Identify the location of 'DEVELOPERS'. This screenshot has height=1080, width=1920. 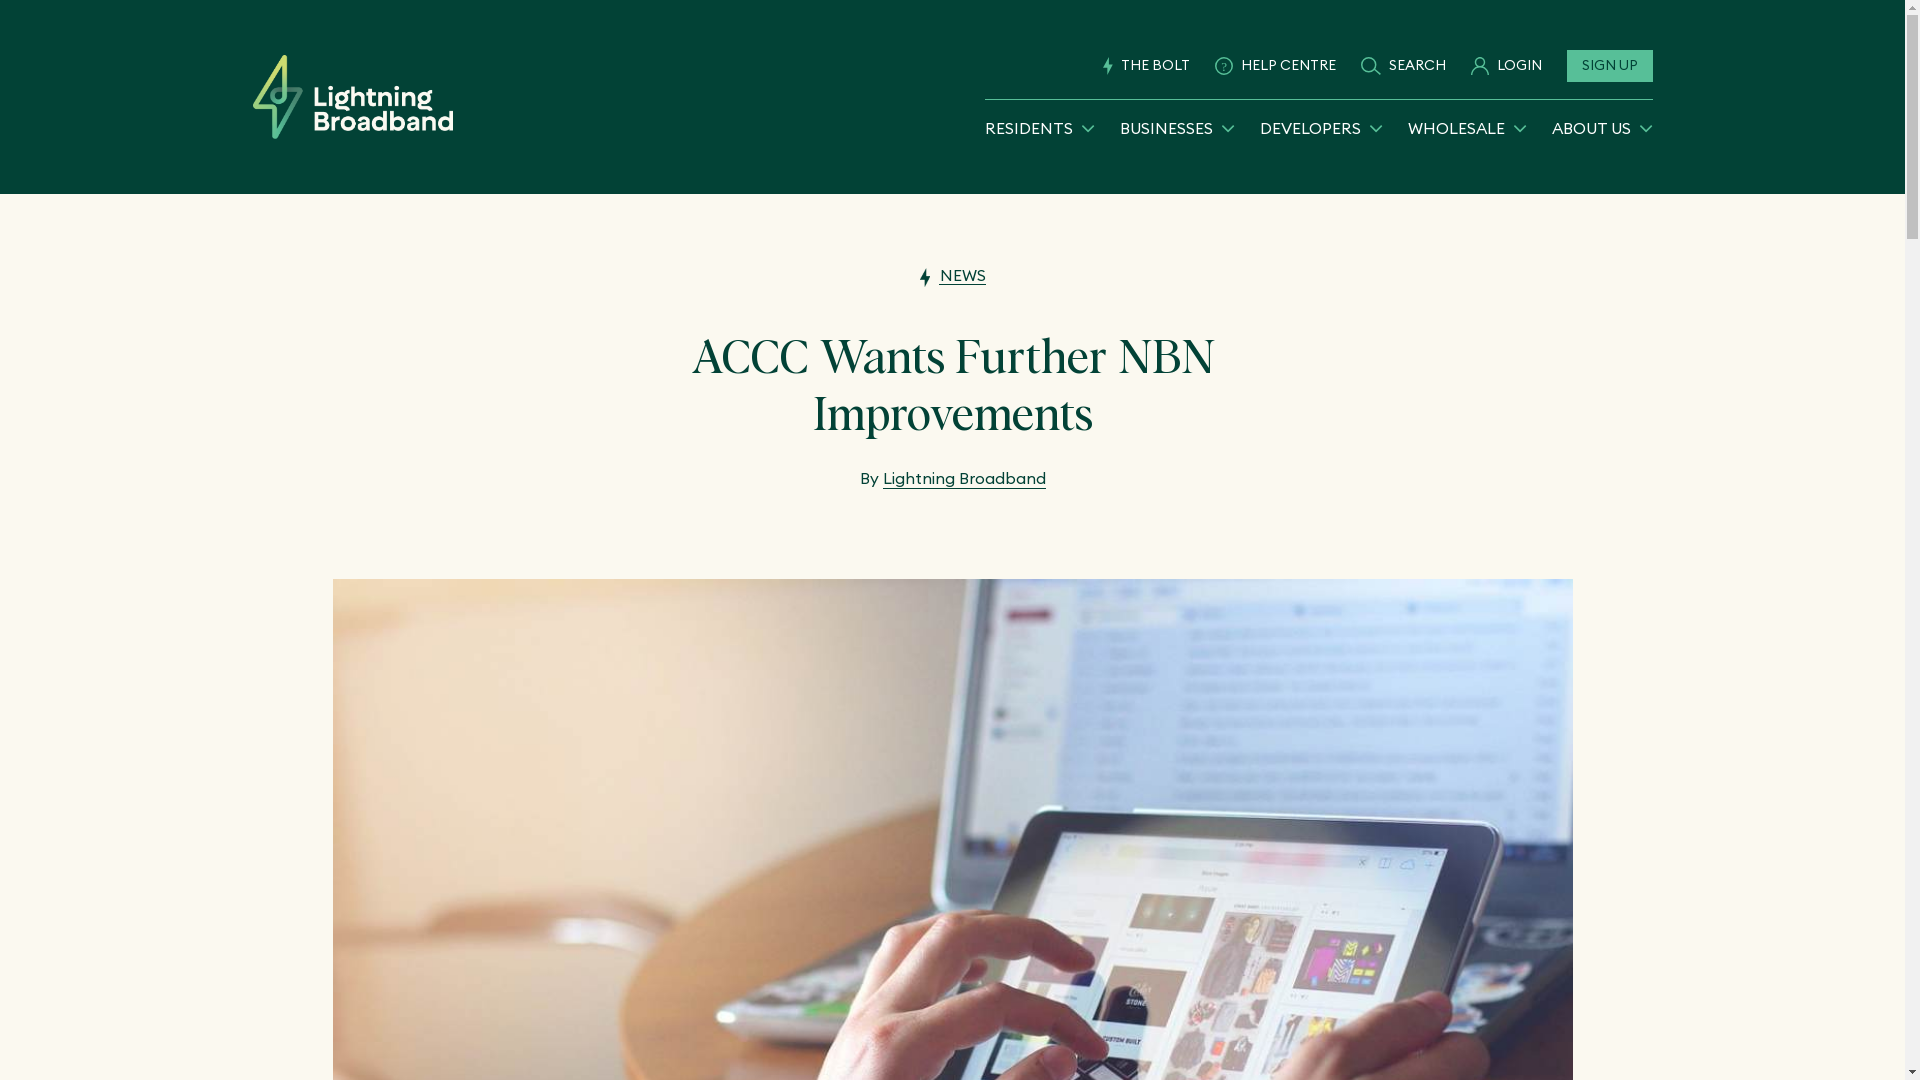
(1321, 128).